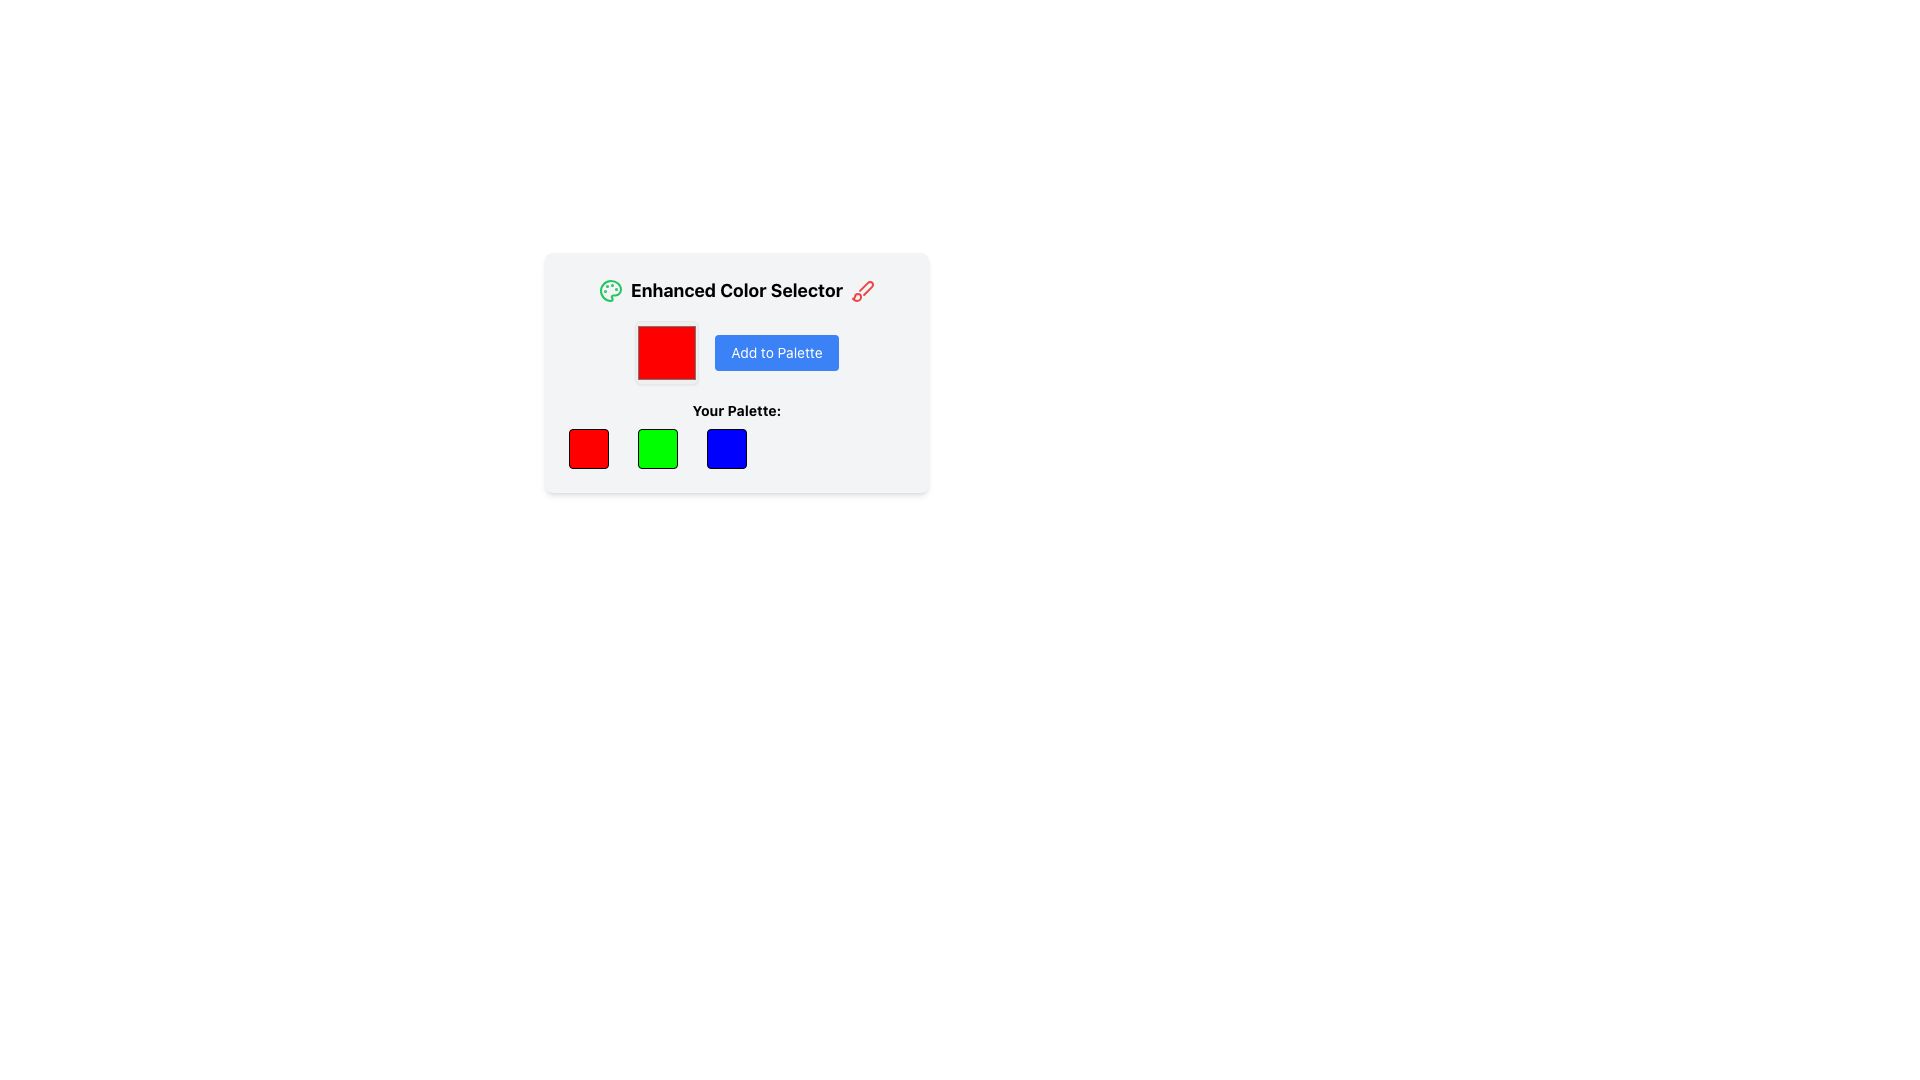  Describe the element at coordinates (736, 447) in the screenshot. I see `the blue color display box located in the 'Your Palette:' section, which is the third square box in the row` at that location.